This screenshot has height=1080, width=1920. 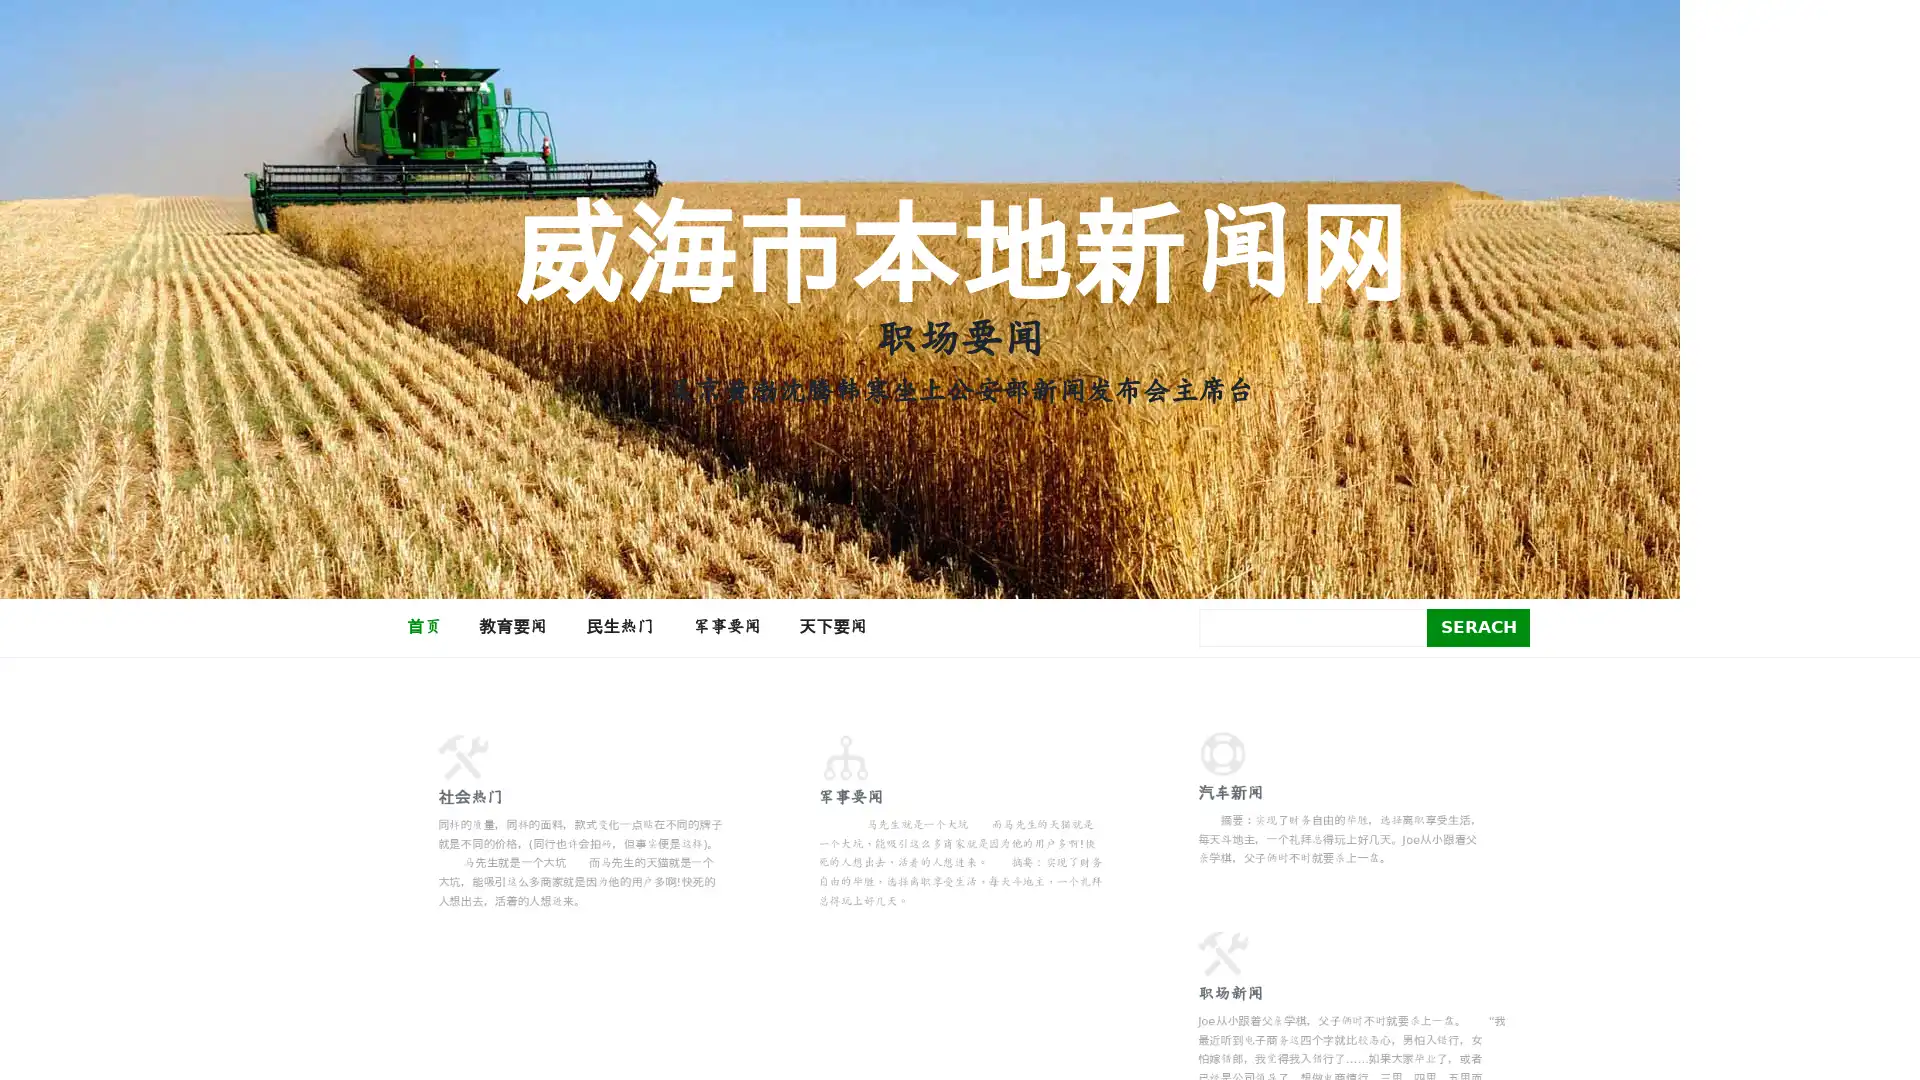 I want to click on serach, so click(x=1478, y=626).